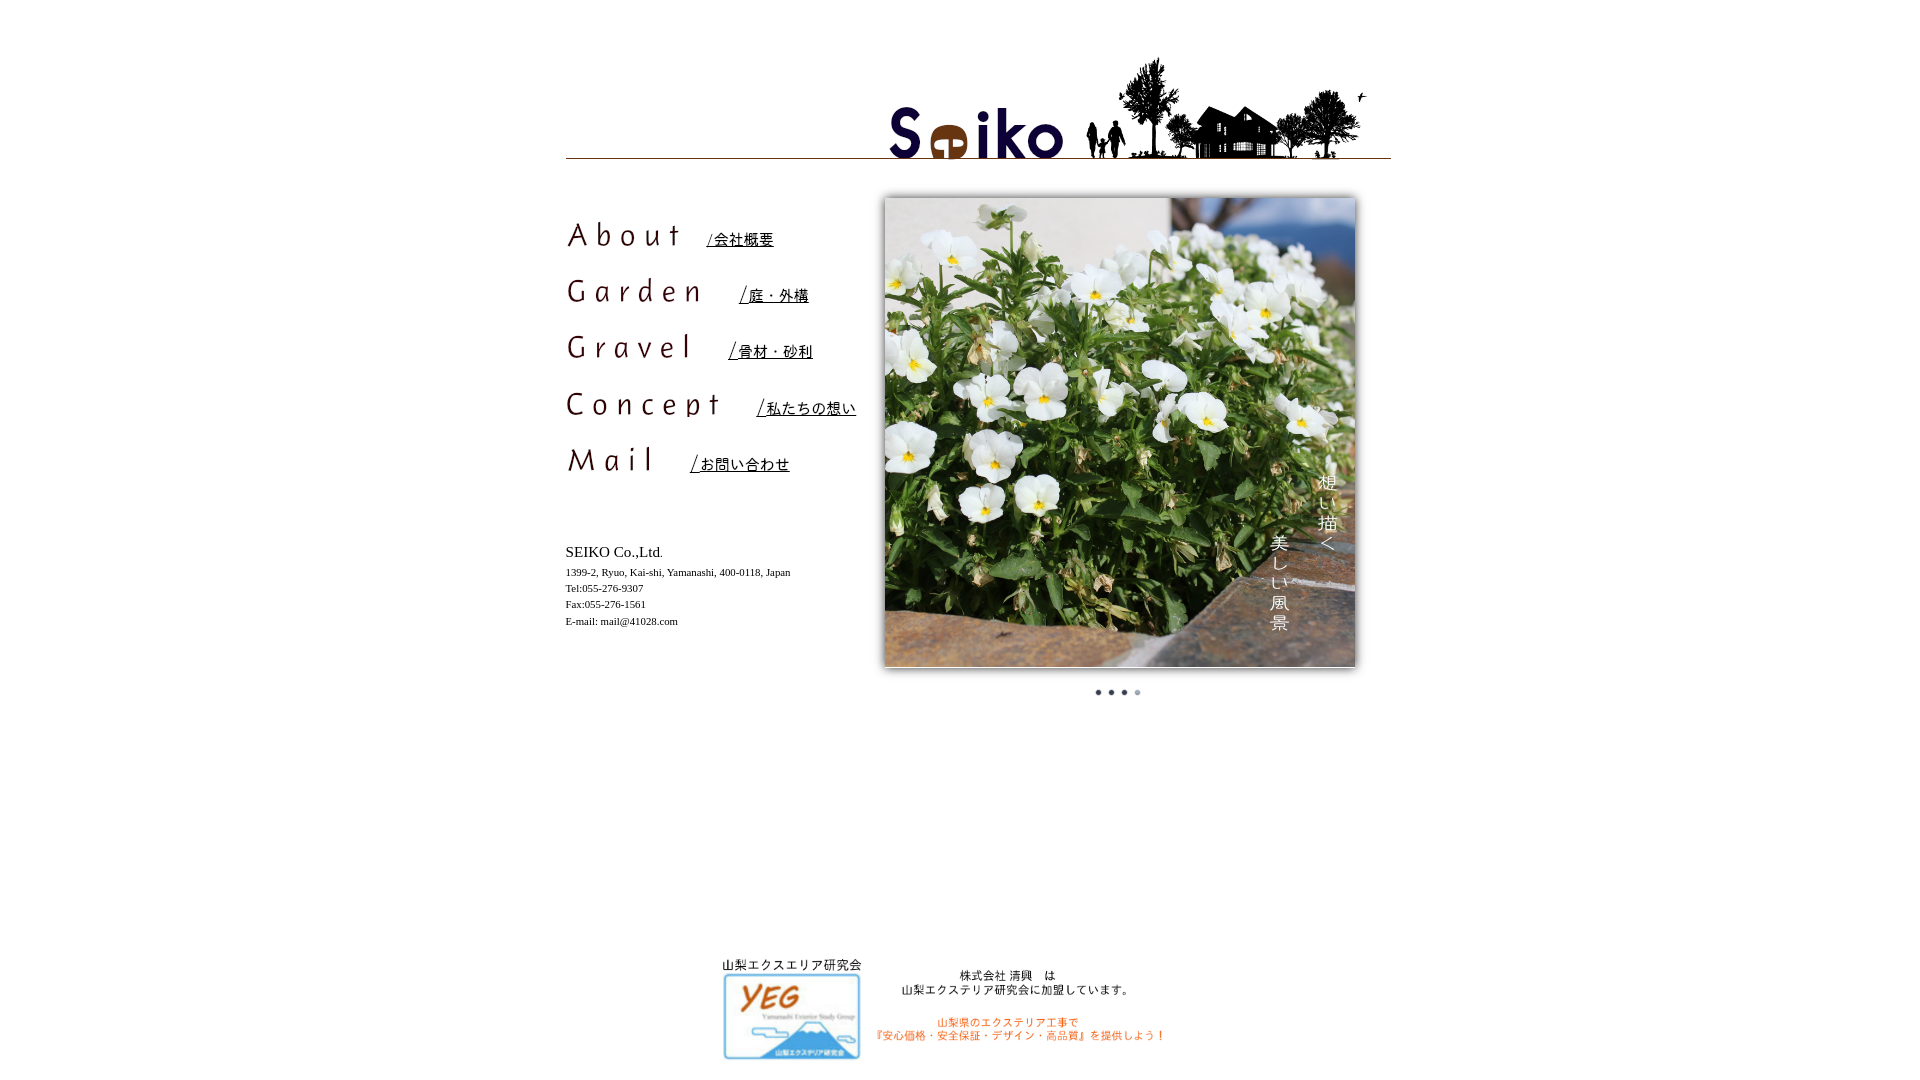 The image size is (1920, 1080). What do you see at coordinates (1132, 692) in the screenshot?
I see `'4'` at bounding box center [1132, 692].